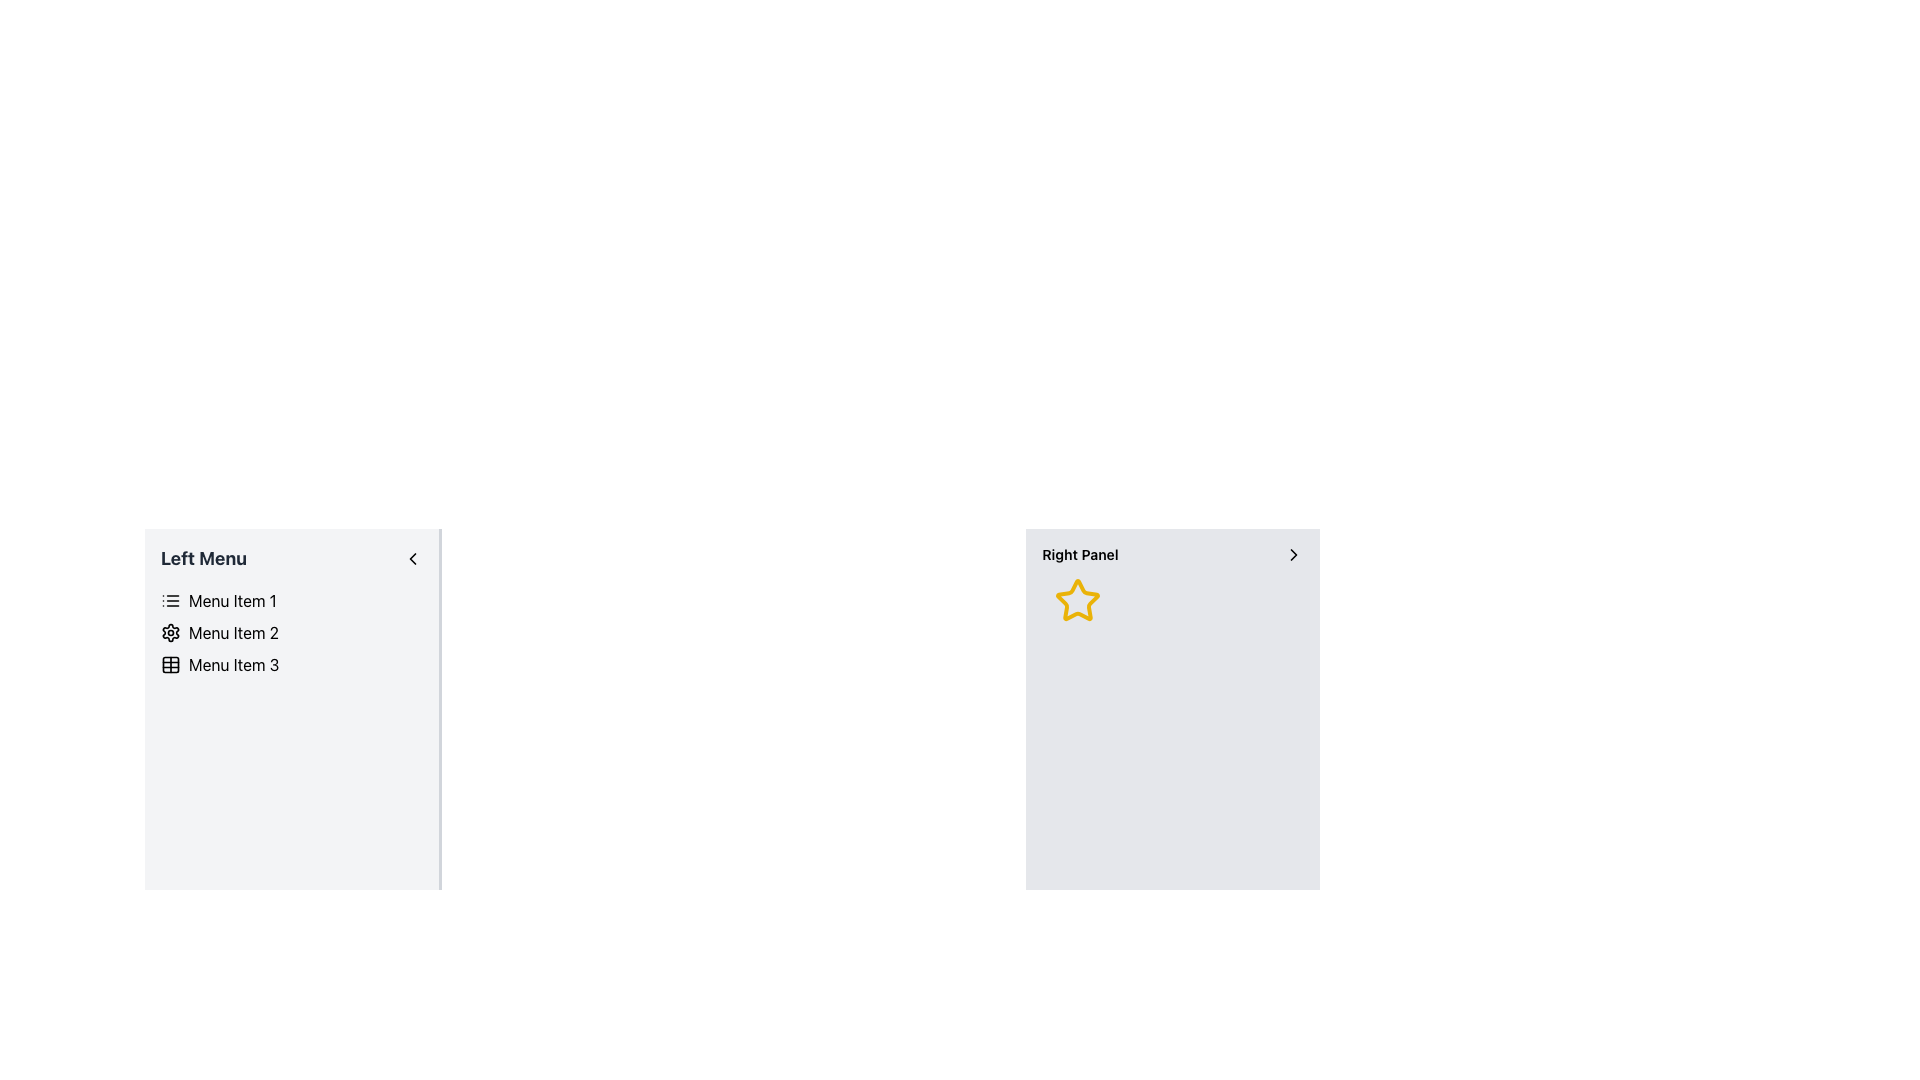 Image resolution: width=1920 pixels, height=1080 pixels. I want to click on the settings icon located in the left panel under the 'Left Menu' heading, adjacent to 'Menu Item 2', so click(171, 632).